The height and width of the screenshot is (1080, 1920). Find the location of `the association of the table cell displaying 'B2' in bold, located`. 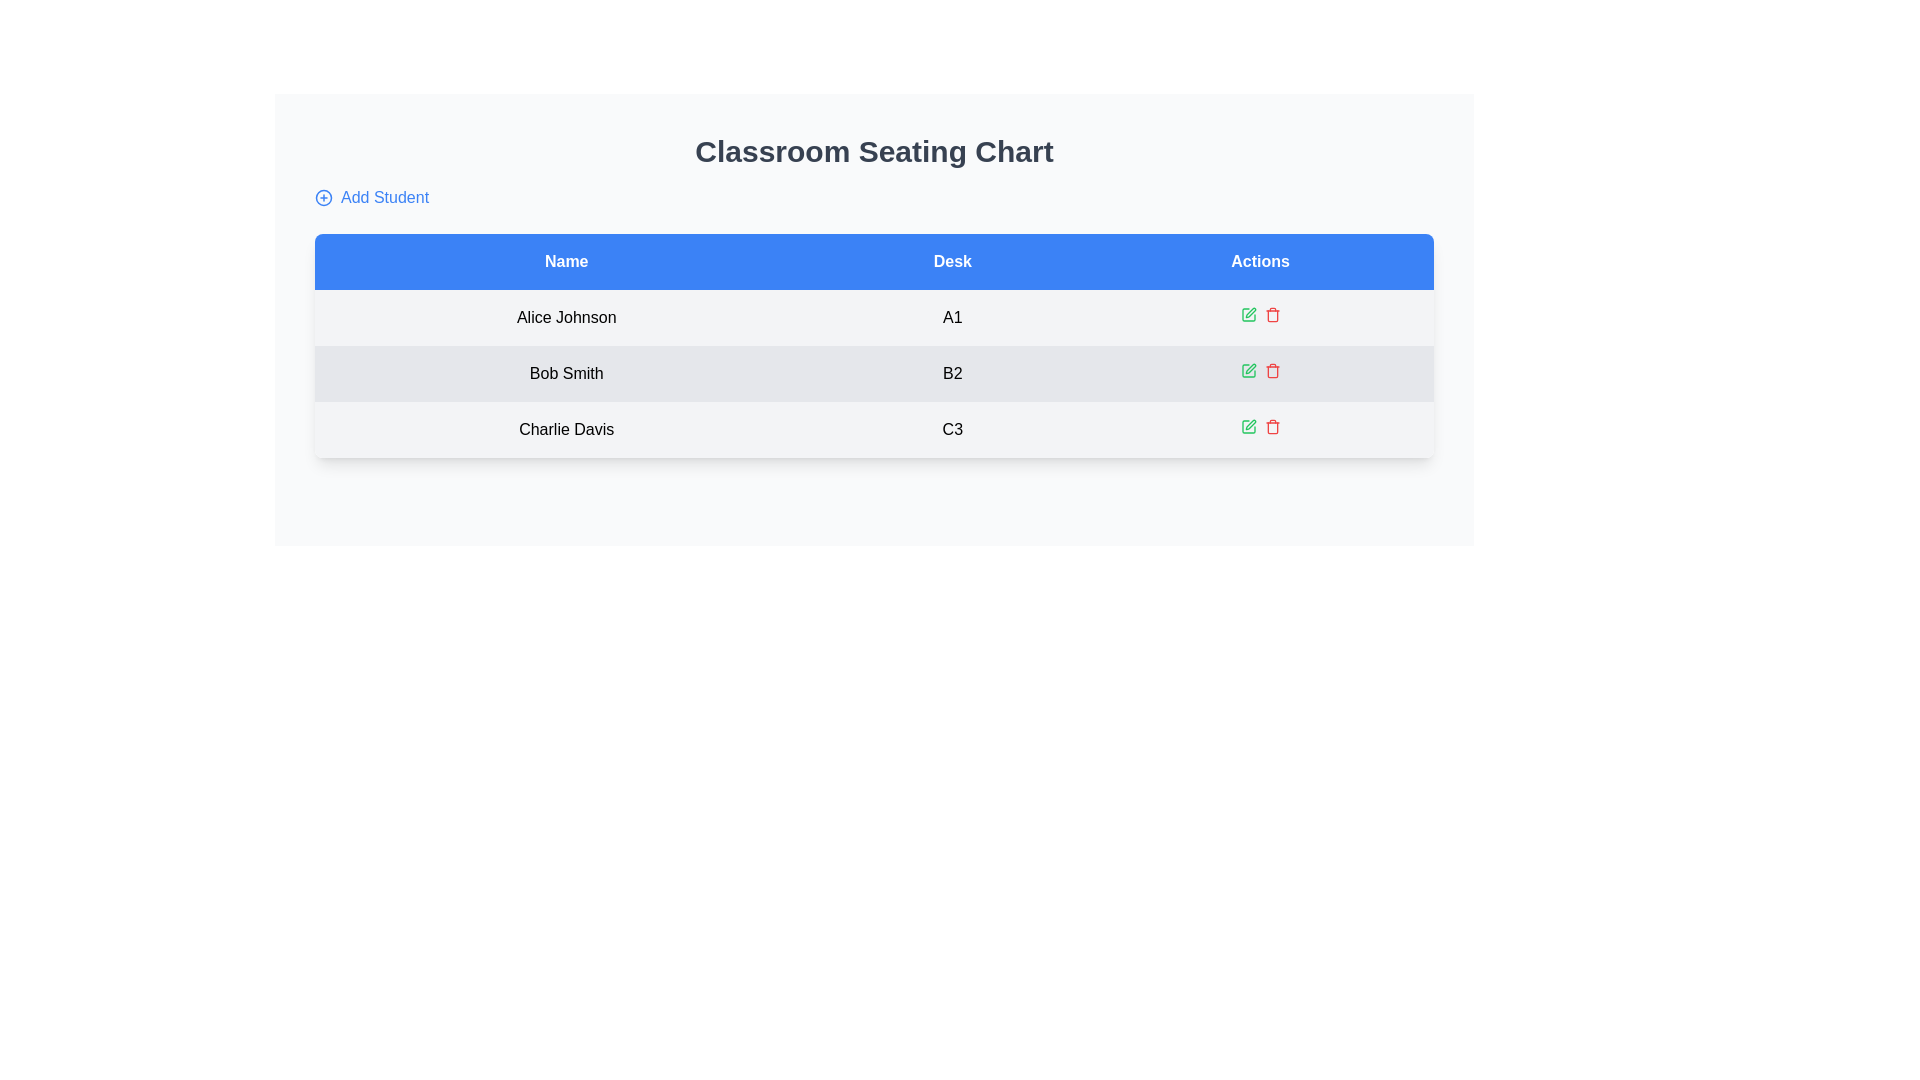

the association of the table cell displaying 'B2' in bold, located is located at coordinates (951, 374).